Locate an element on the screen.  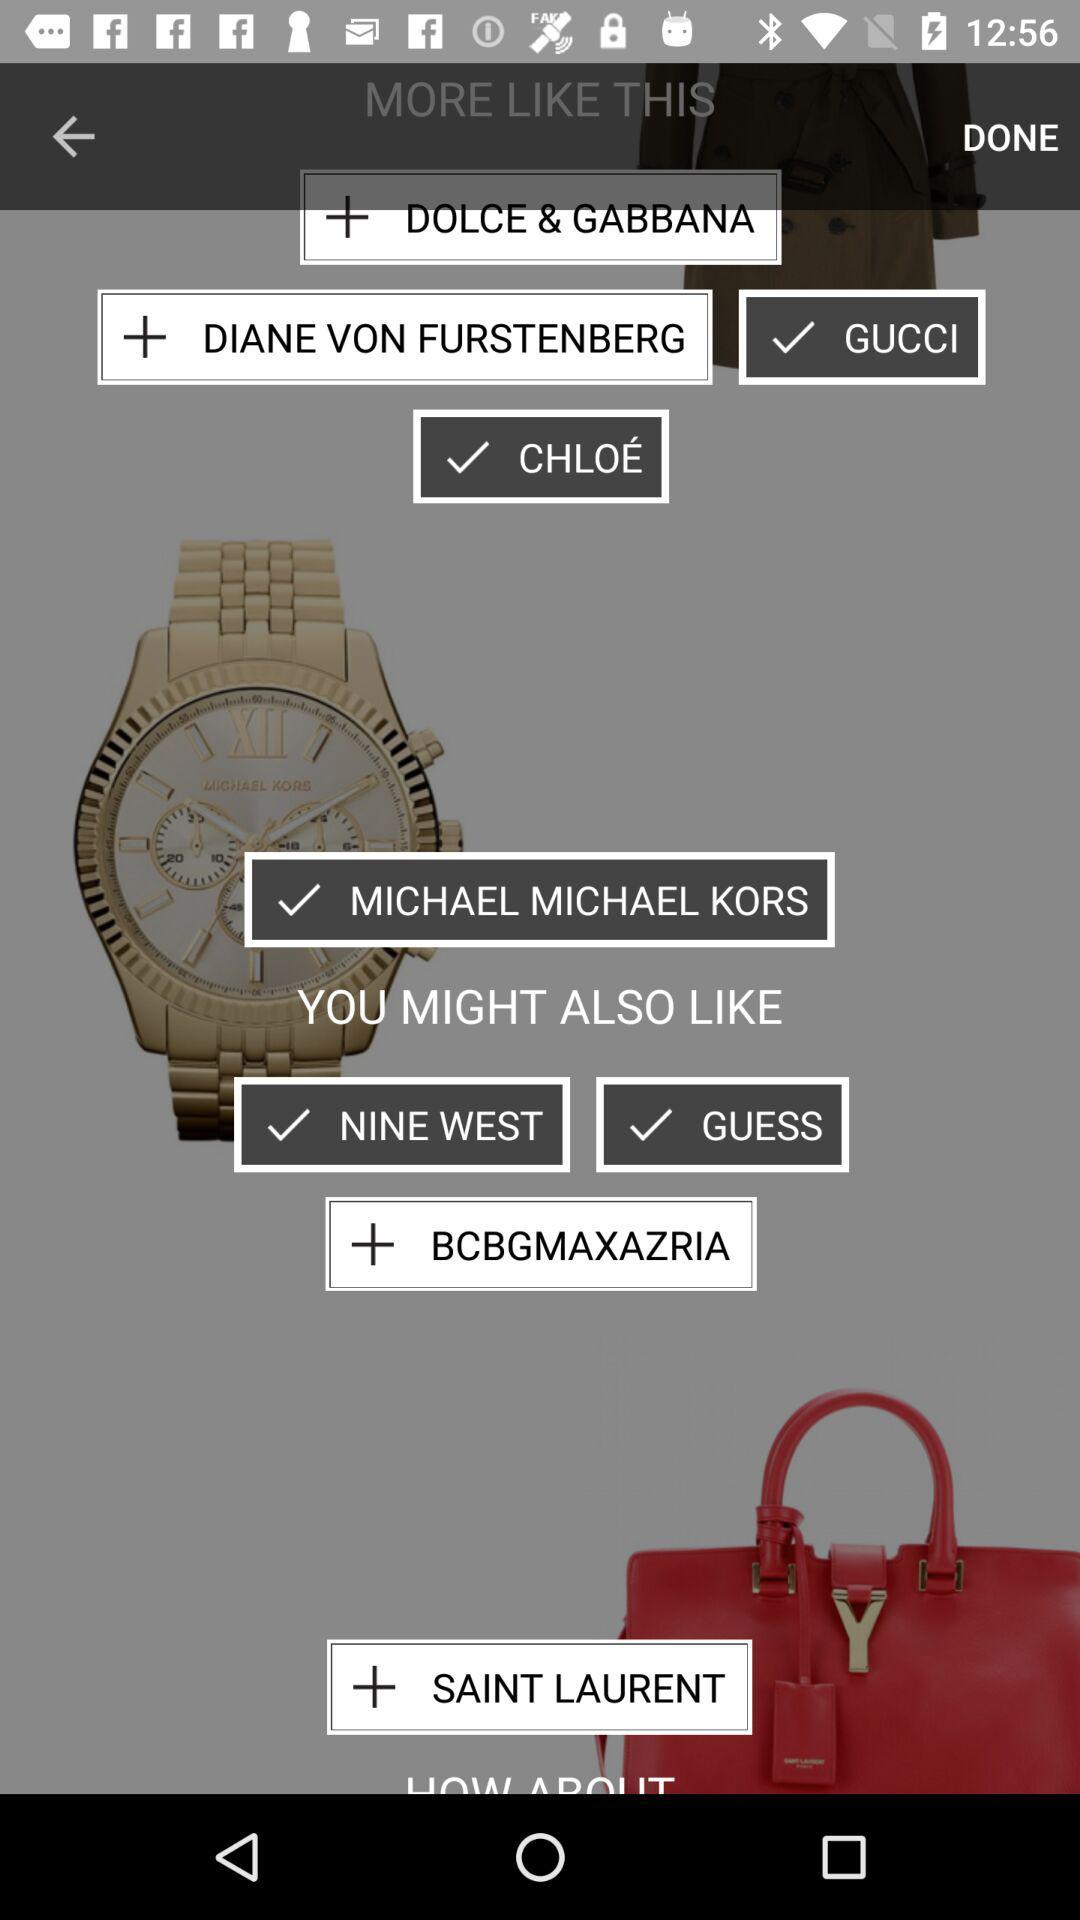
the item next to the guess item is located at coordinates (401, 1124).